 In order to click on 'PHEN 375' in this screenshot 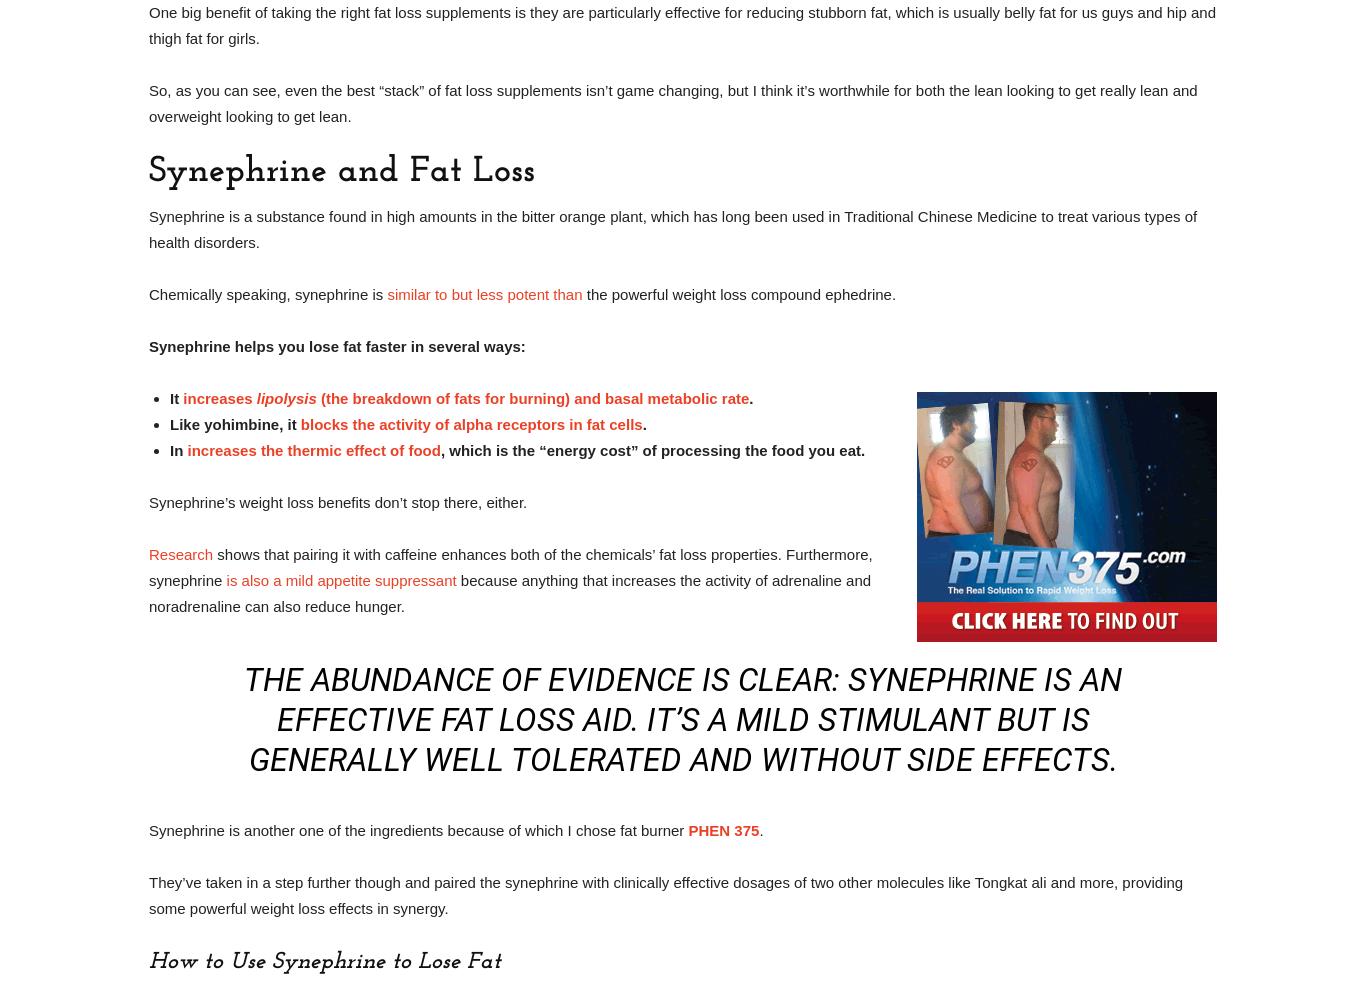, I will do `click(688, 830)`.